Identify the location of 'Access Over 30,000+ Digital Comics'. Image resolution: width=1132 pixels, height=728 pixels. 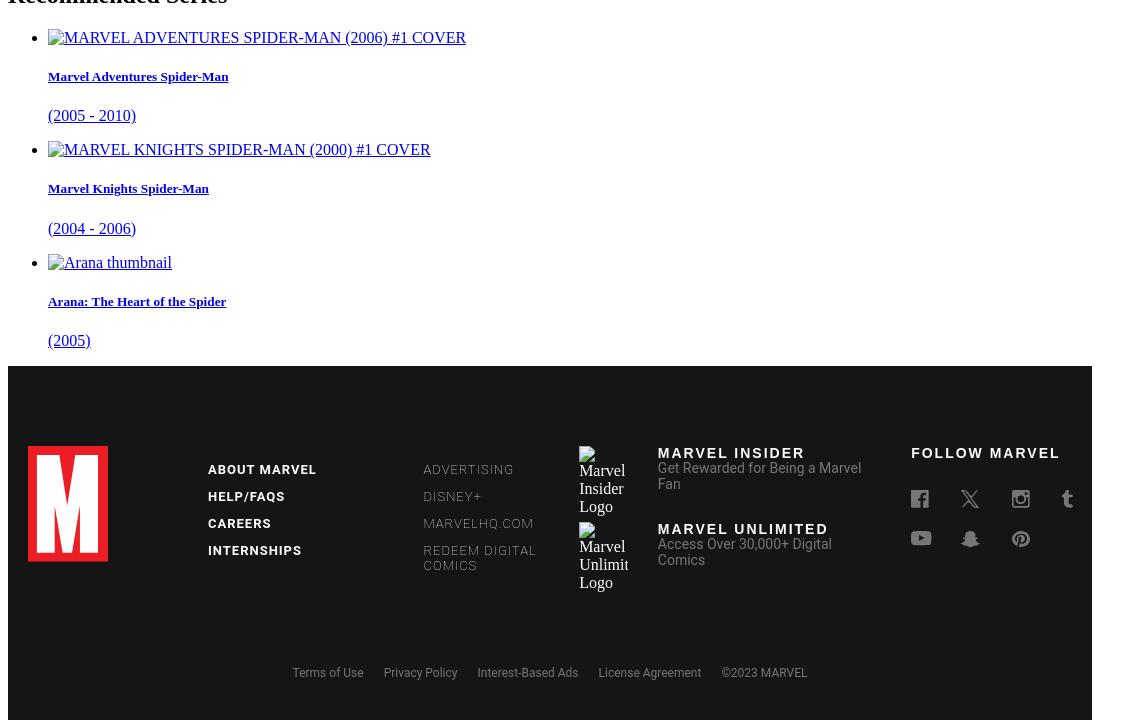
(743, 551).